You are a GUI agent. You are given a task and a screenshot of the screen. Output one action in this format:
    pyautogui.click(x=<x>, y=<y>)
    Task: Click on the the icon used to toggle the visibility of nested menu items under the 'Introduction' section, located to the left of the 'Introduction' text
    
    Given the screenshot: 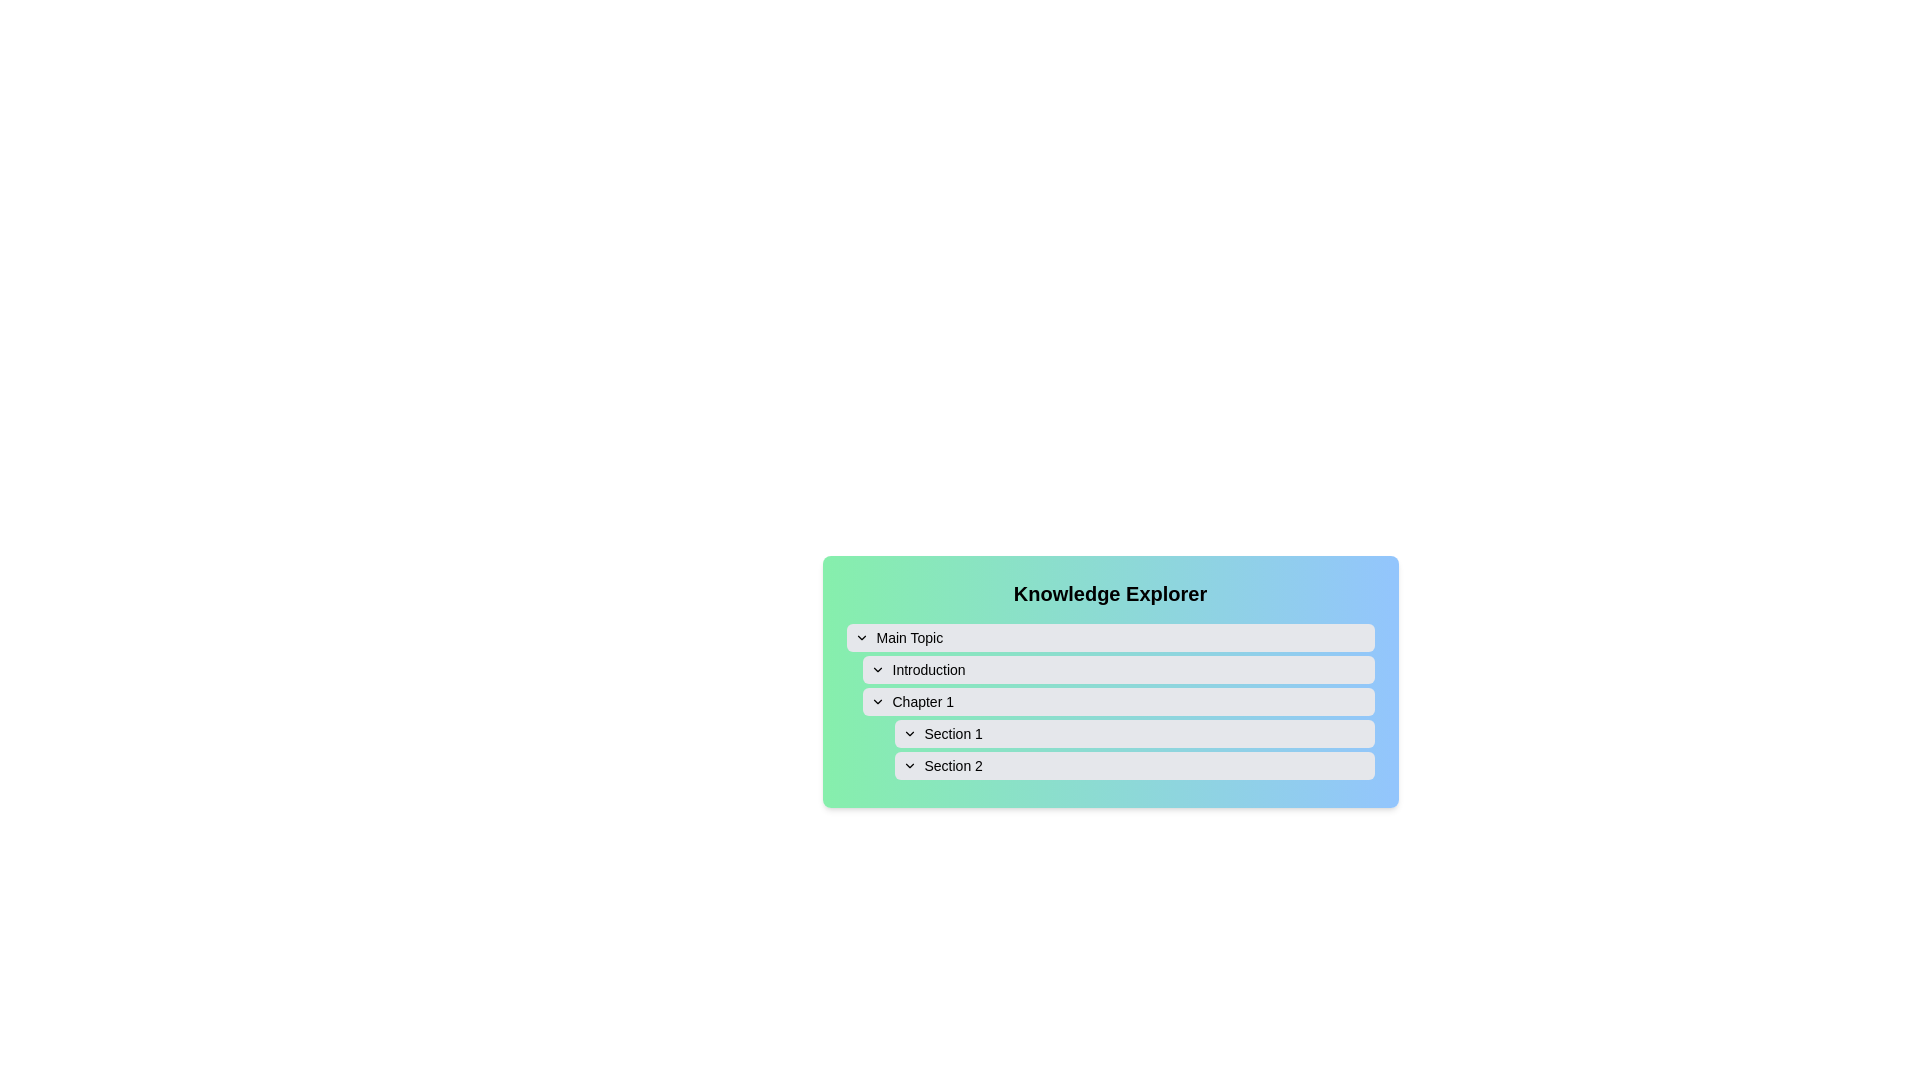 What is the action you would take?
    pyautogui.click(x=877, y=670)
    